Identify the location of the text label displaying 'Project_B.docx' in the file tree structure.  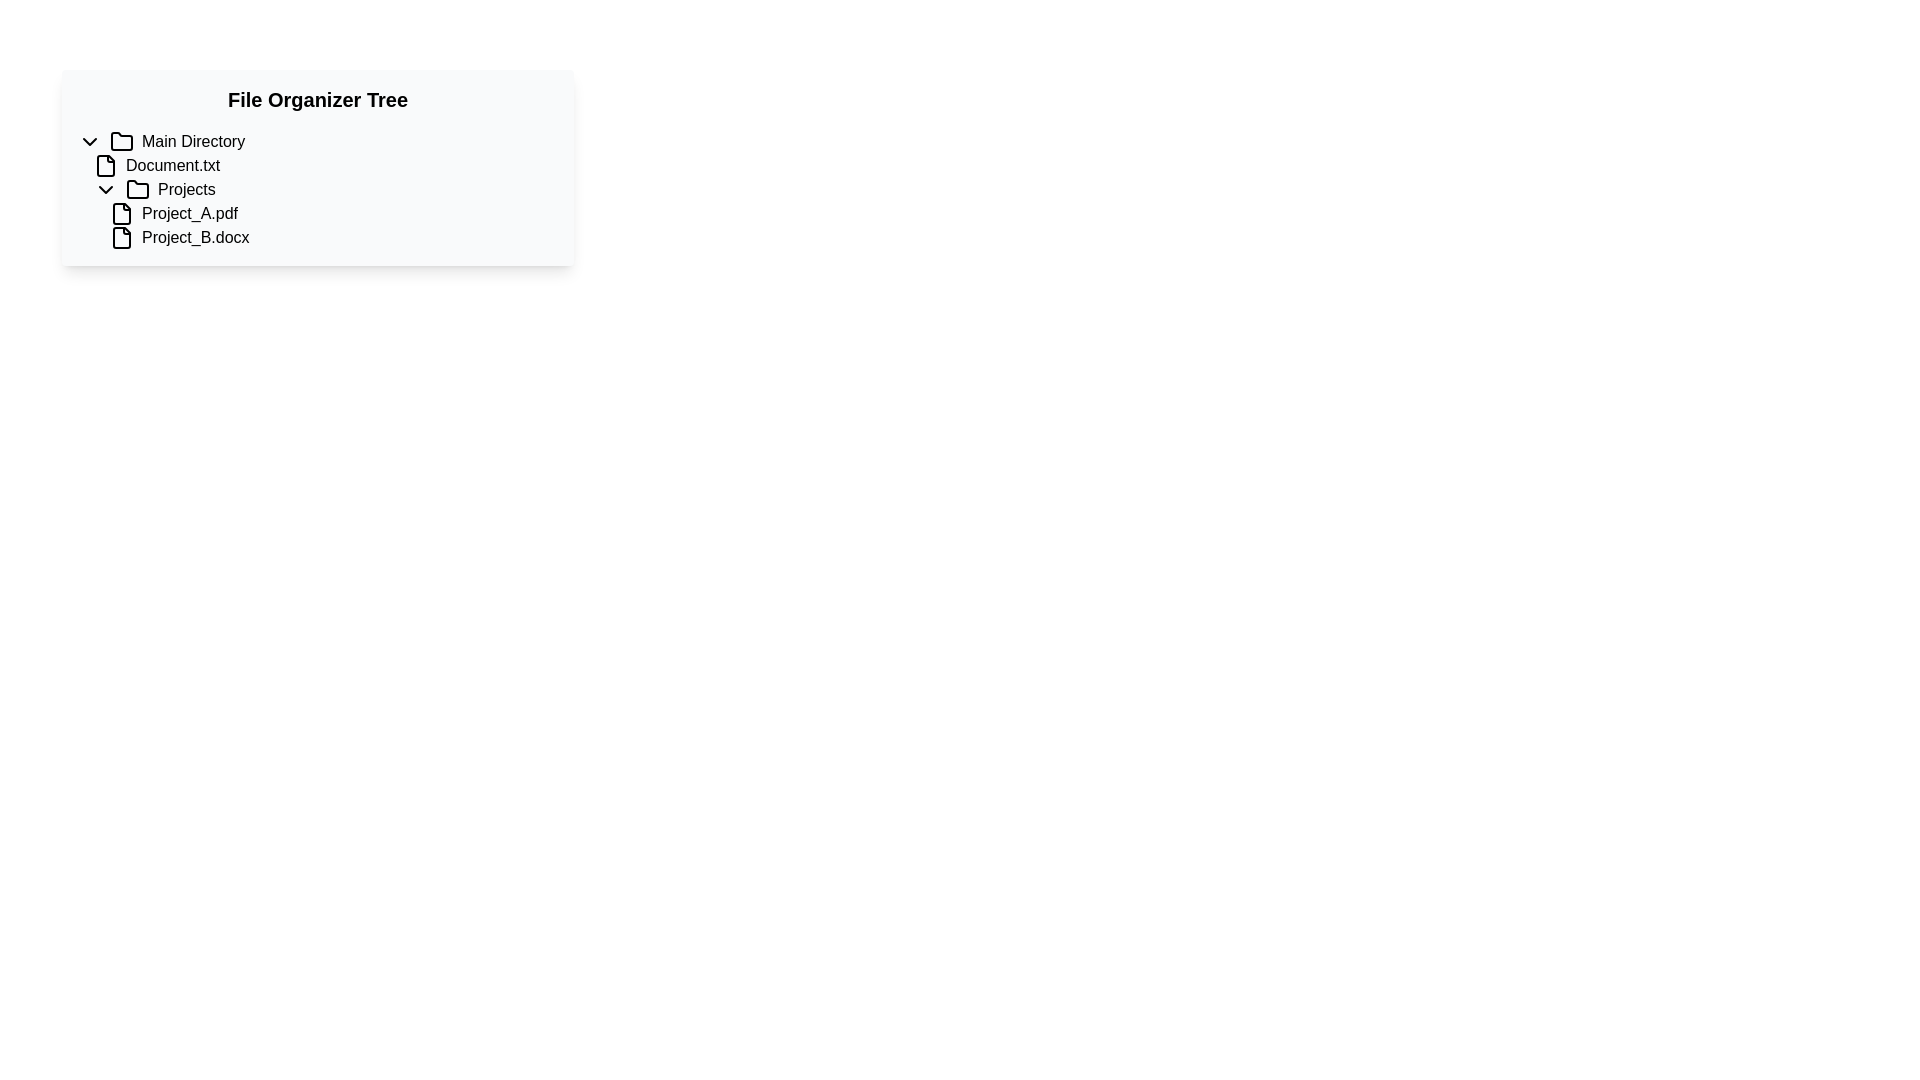
(195, 237).